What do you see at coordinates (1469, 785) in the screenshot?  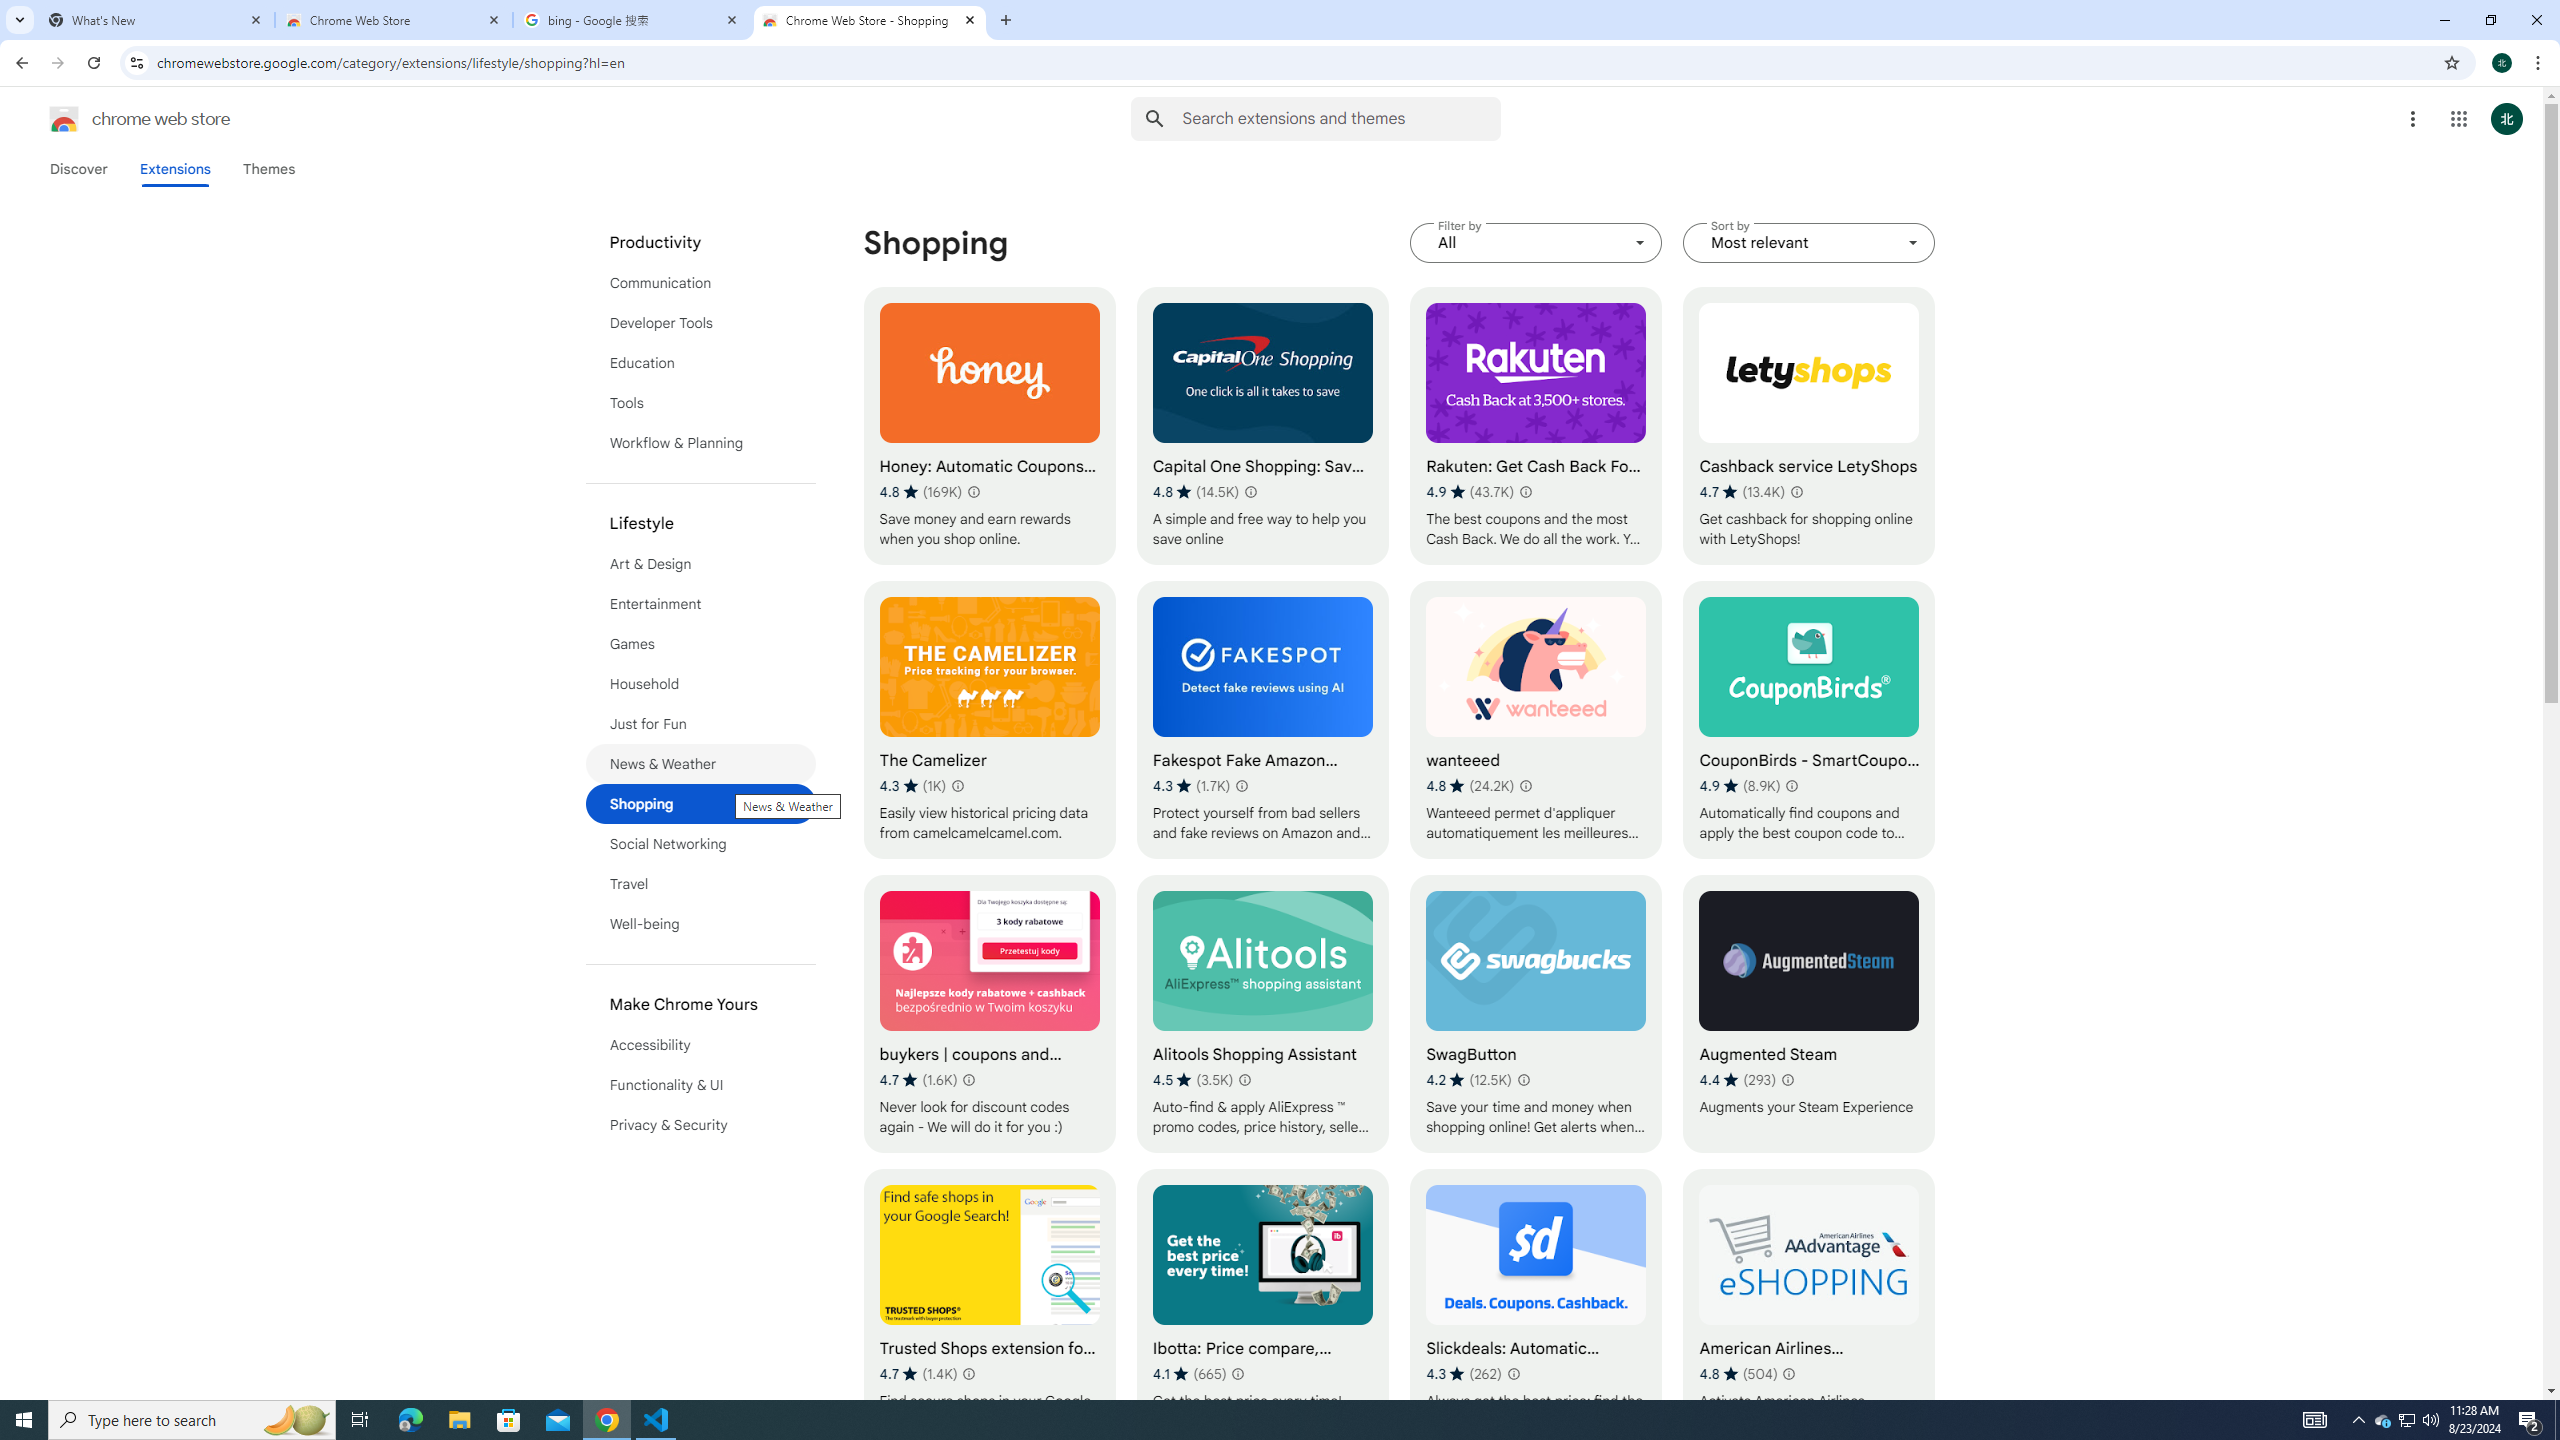 I see `'Average rating 4.8 out of 5 stars. 24.2K ratings.'` at bounding box center [1469, 785].